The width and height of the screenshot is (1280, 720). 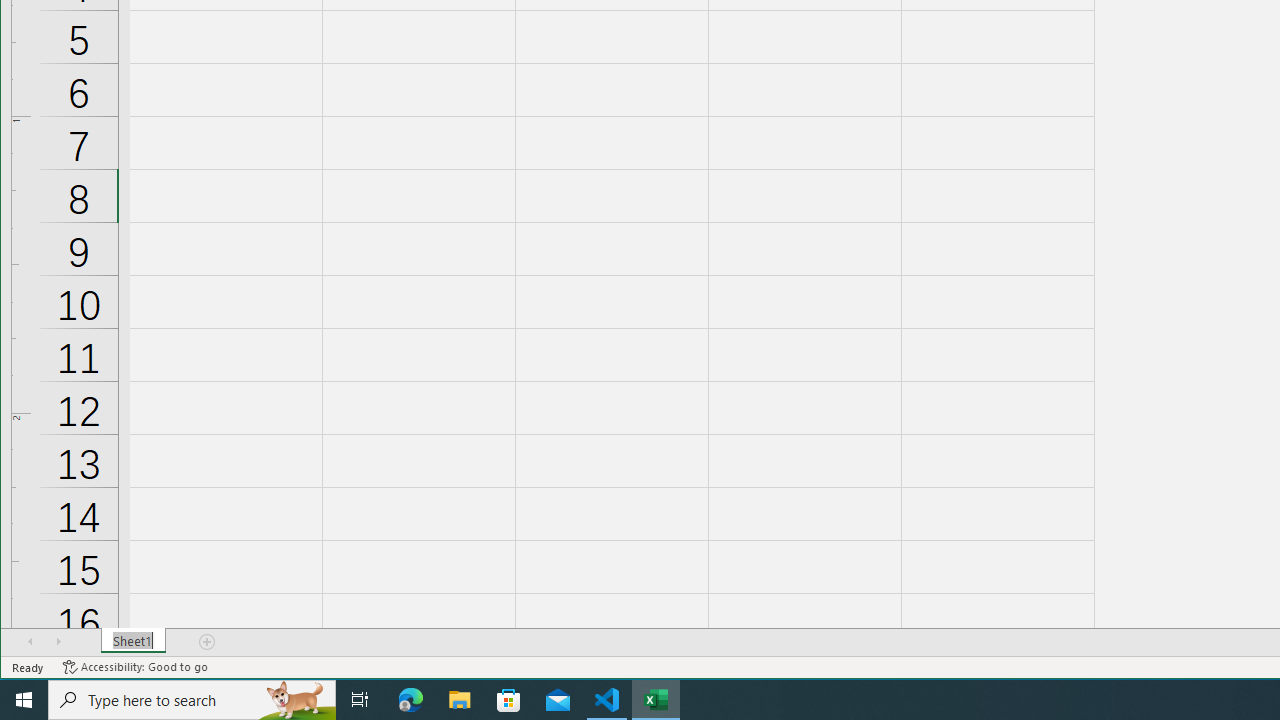 What do you see at coordinates (294, 698) in the screenshot?
I see `'Search highlights icon opens search home window'` at bounding box center [294, 698].